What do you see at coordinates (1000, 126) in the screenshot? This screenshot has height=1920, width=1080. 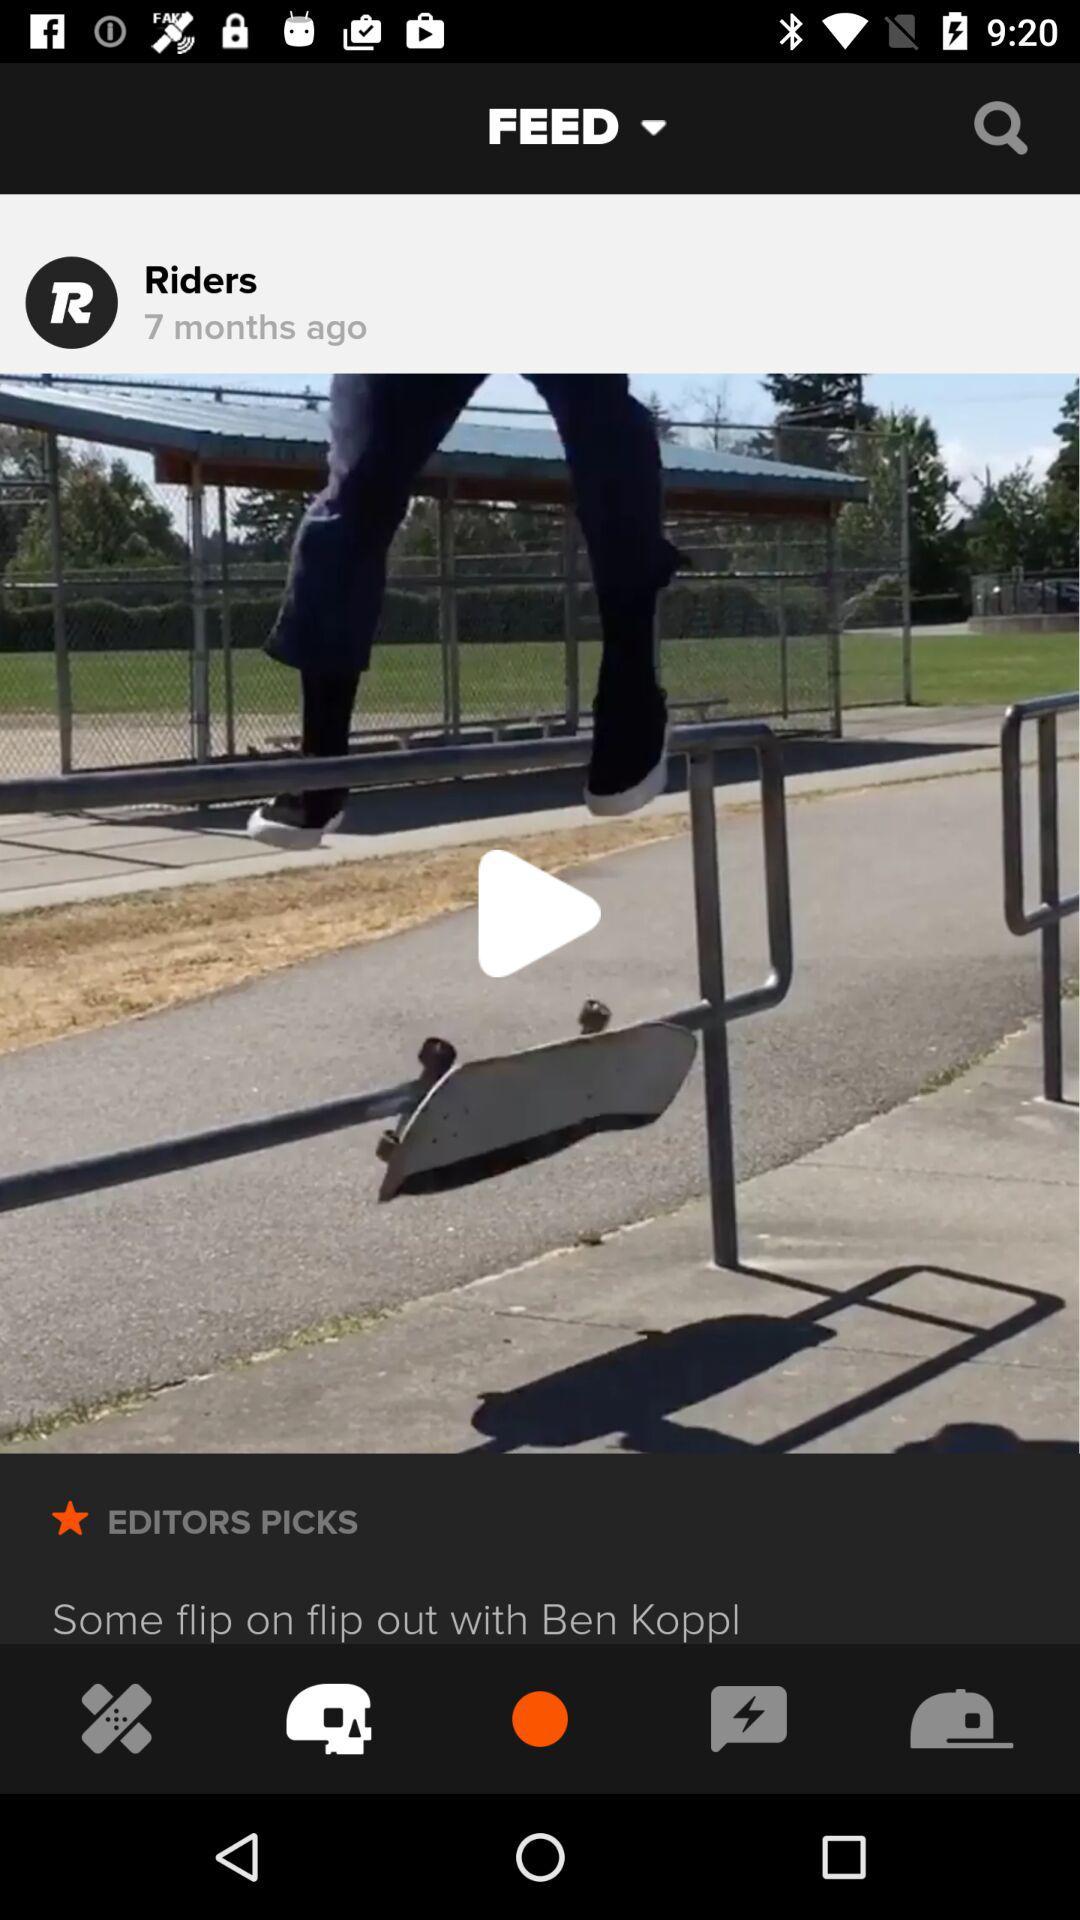 I see `the search icon` at bounding box center [1000, 126].